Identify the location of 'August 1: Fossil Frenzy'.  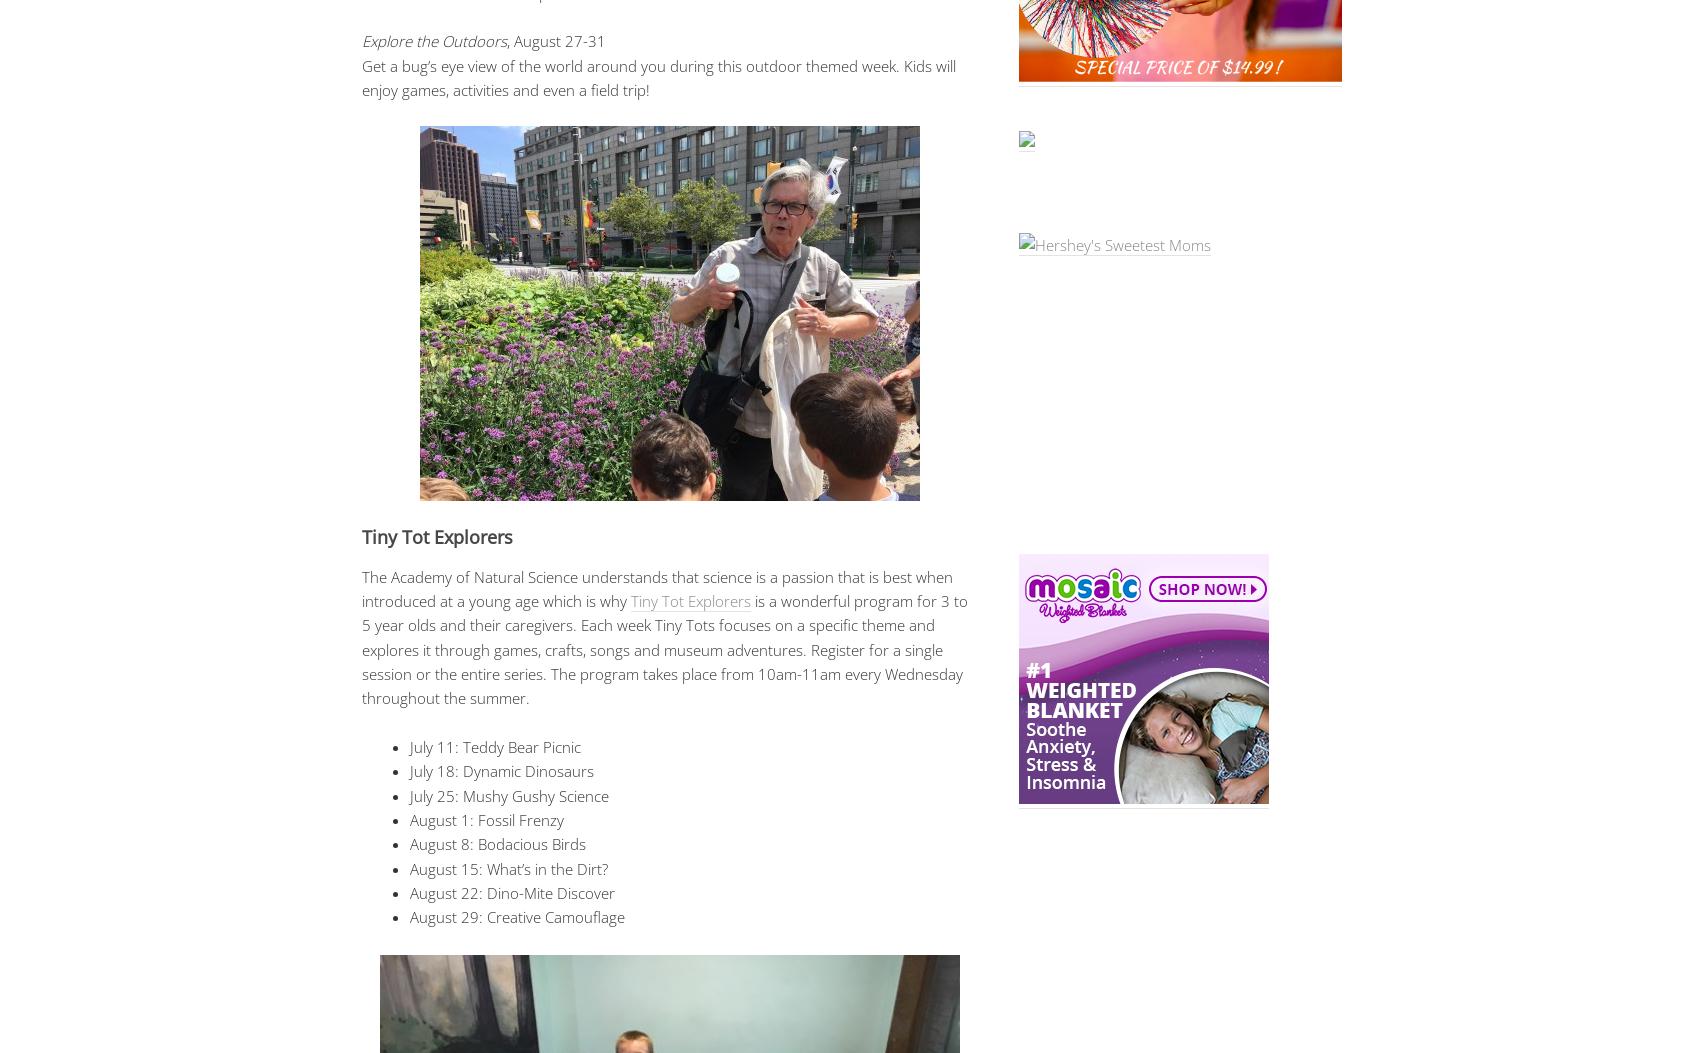
(487, 818).